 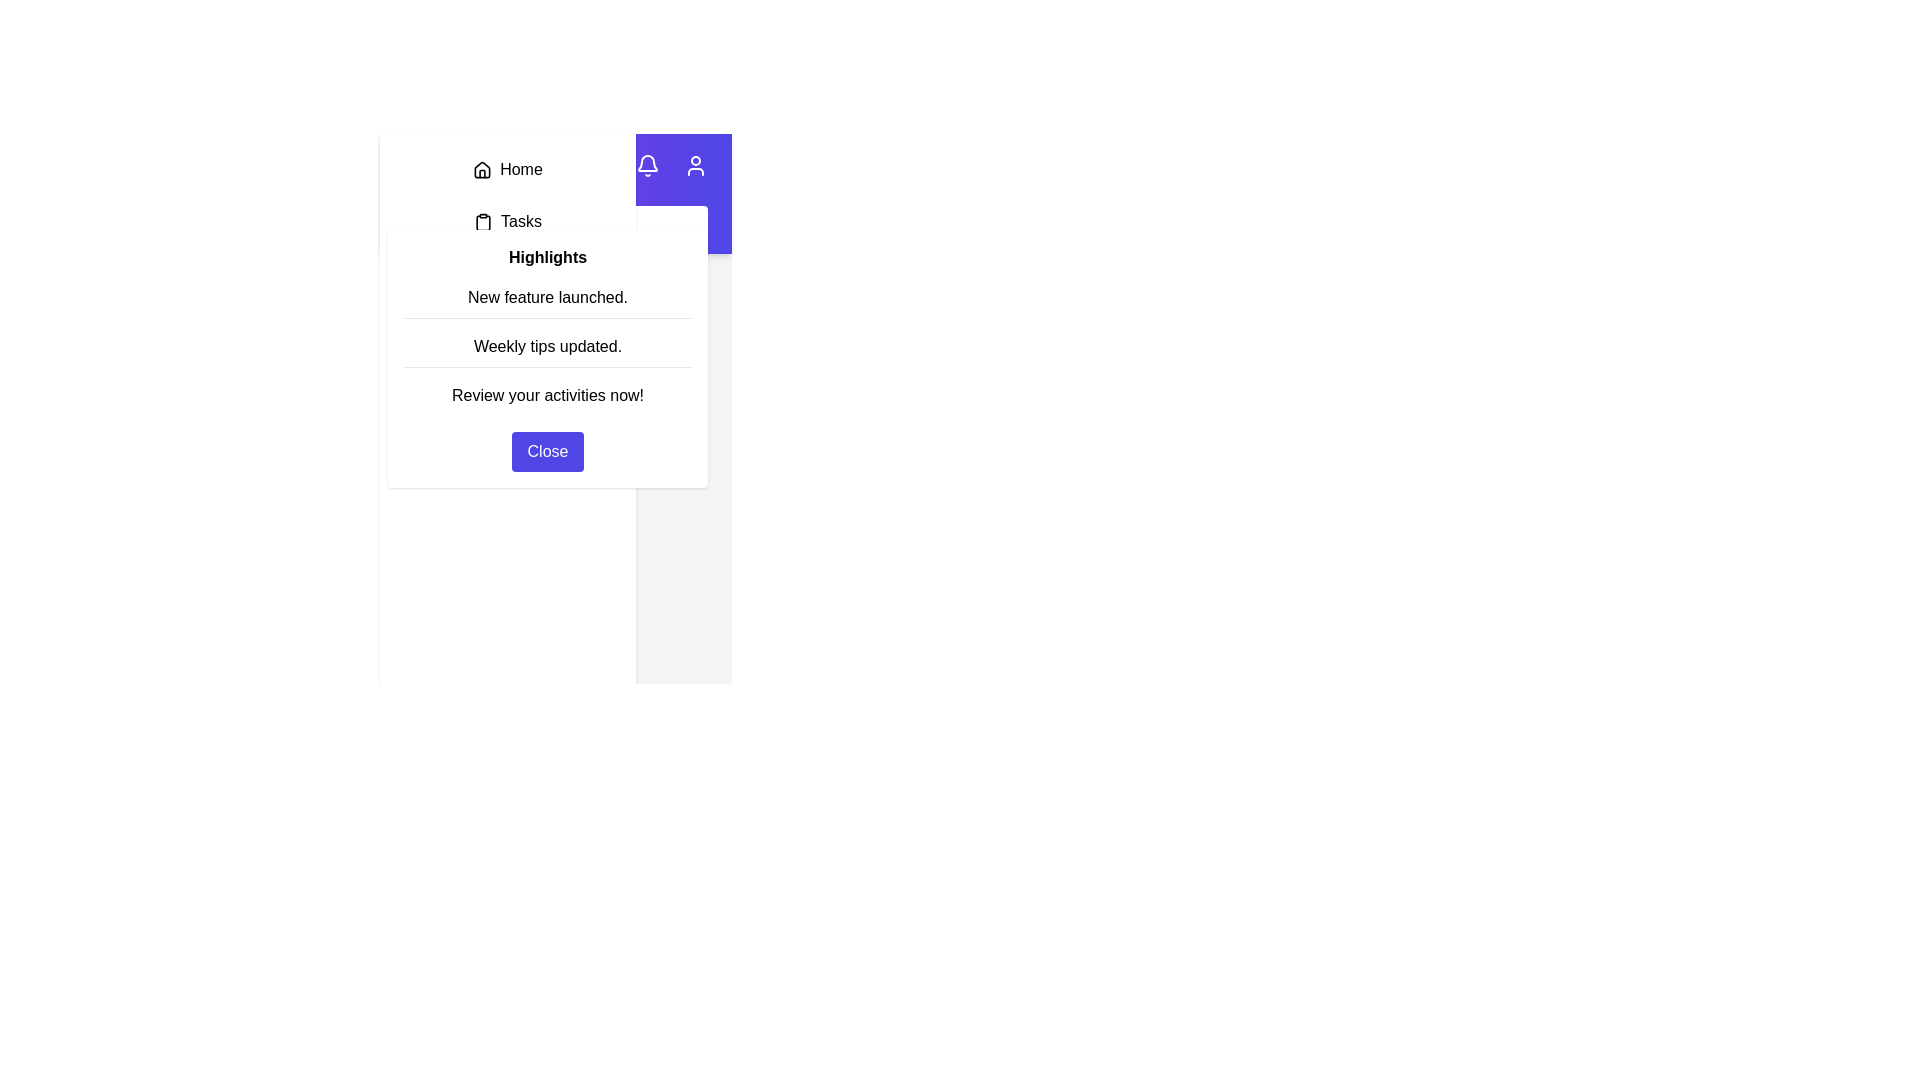 I want to click on the Text Label that serves as a title or heading, indicating the current section or feature of the application related to the user's activities, so click(x=502, y=164).